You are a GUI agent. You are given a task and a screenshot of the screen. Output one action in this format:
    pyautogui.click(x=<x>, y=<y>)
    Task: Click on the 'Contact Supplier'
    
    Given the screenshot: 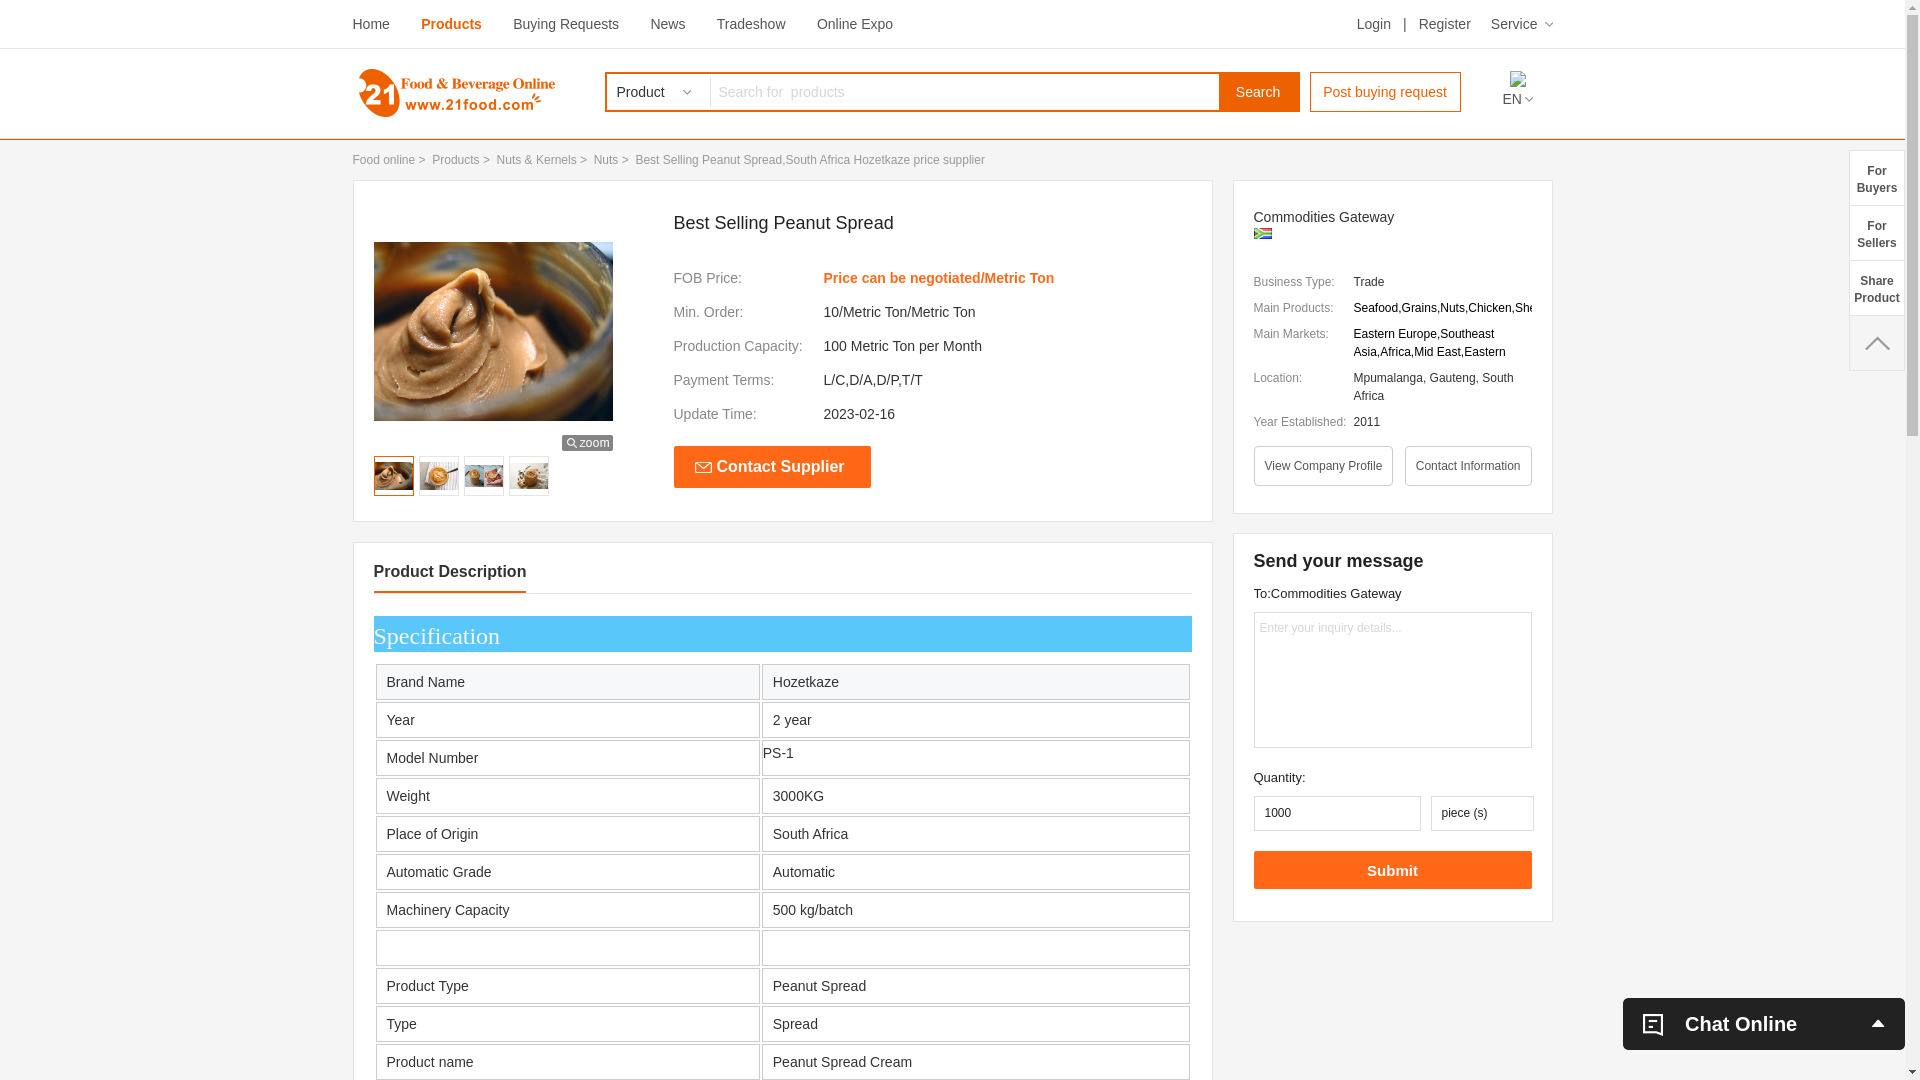 What is the action you would take?
    pyautogui.click(x=673, y=466)
    